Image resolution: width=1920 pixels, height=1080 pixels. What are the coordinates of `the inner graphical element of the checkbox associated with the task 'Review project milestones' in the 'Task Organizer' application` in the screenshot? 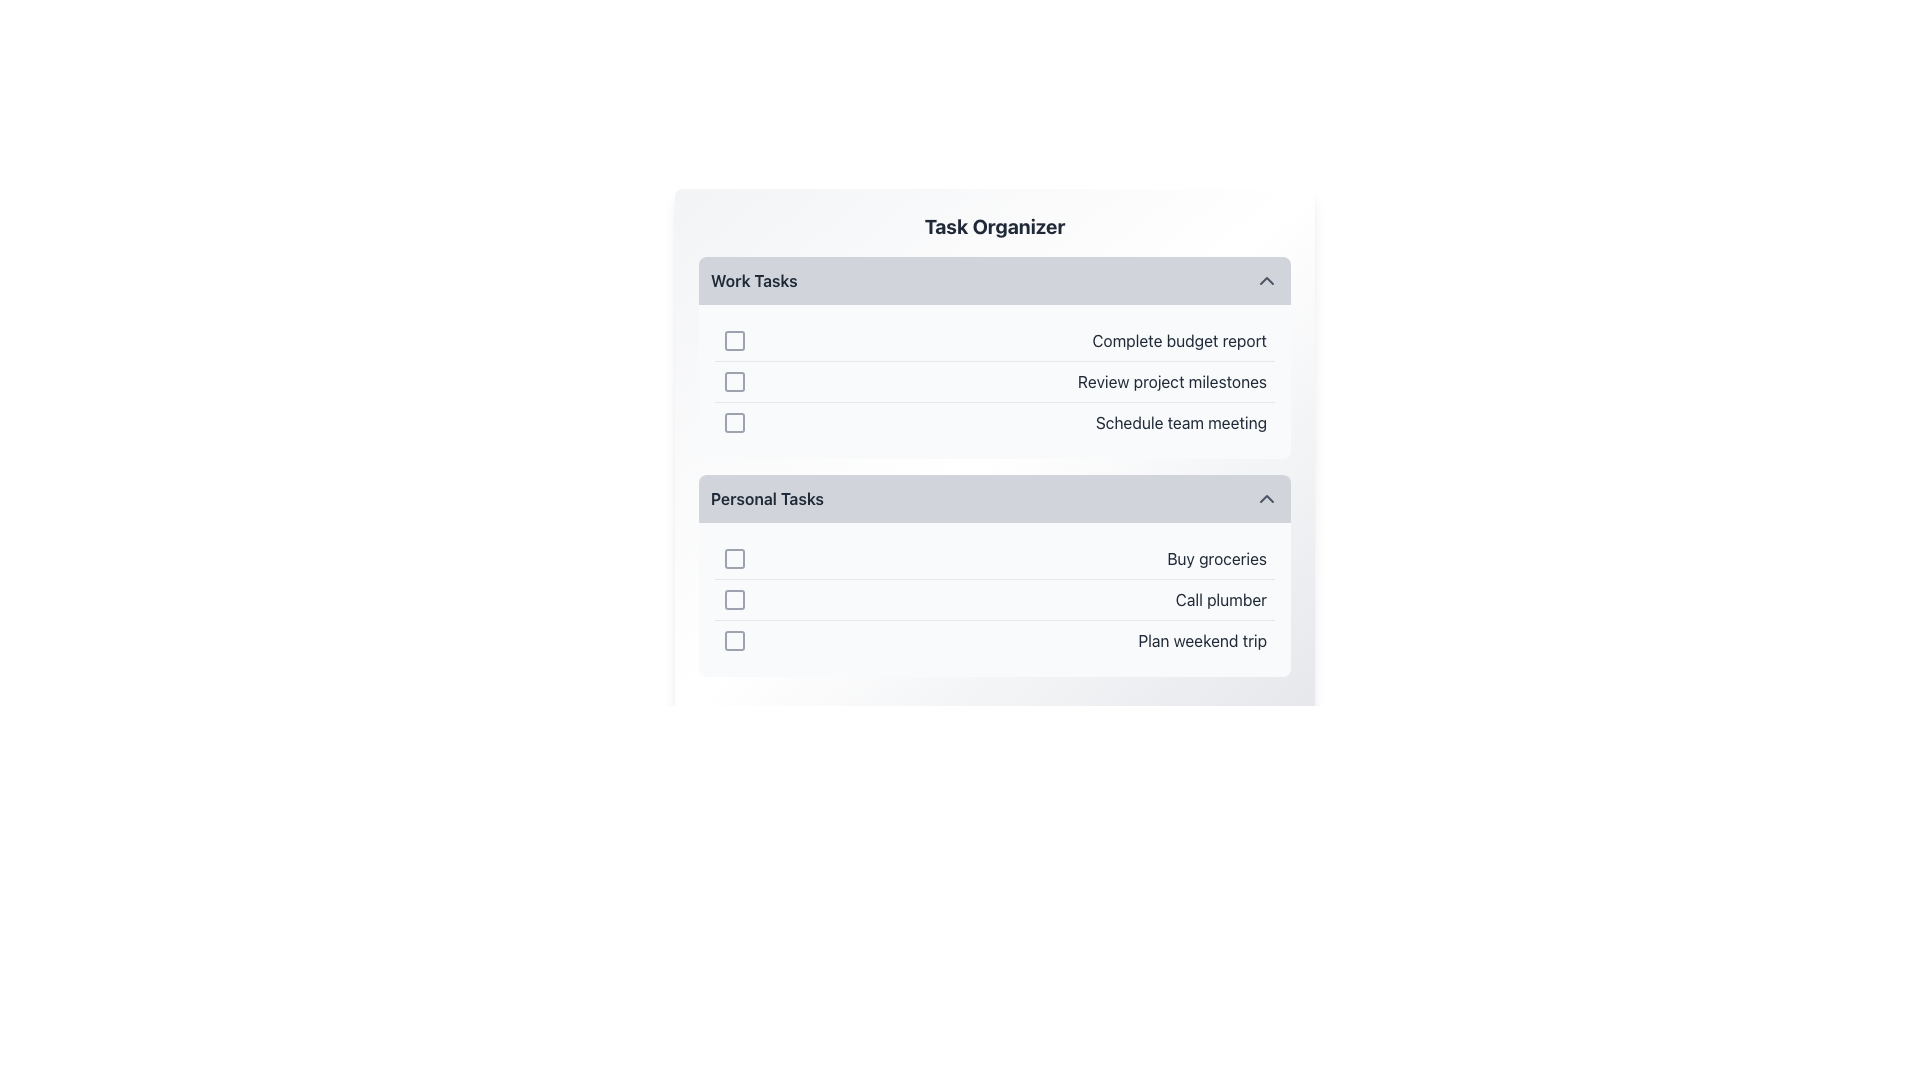 It's located at (733, 381).